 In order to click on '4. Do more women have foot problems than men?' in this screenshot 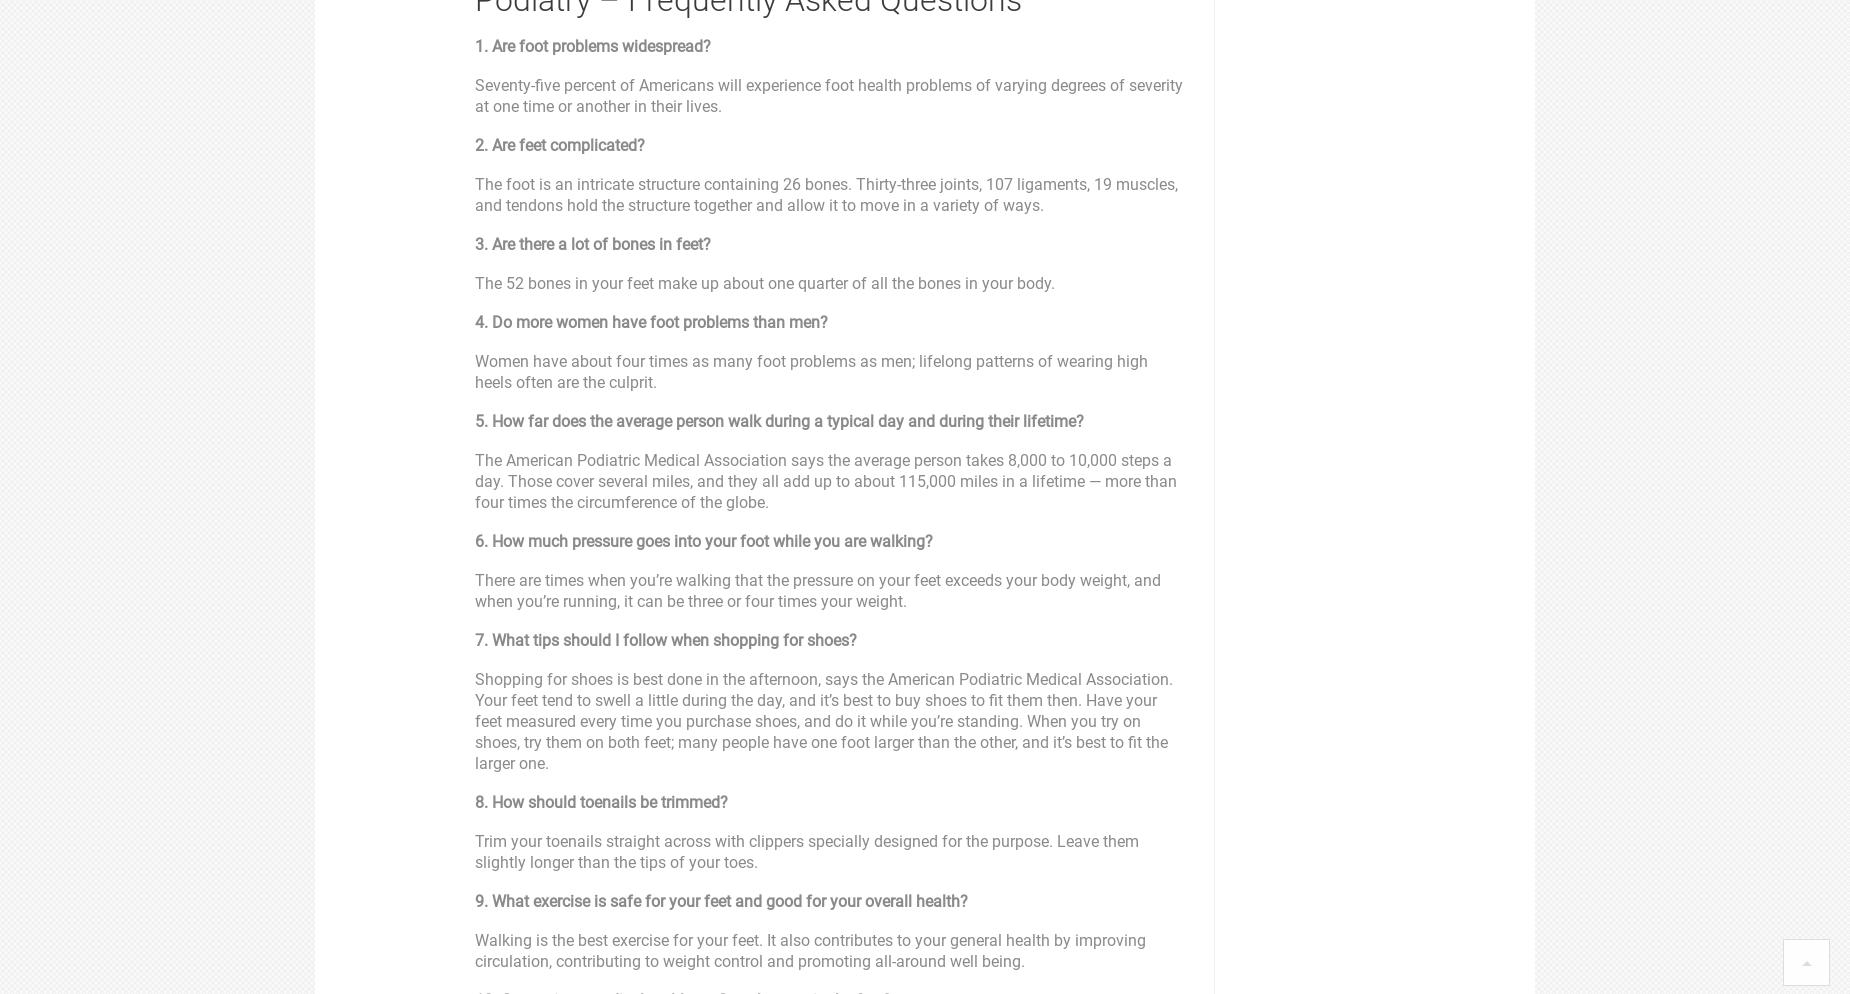, I will do `click(651, 321)`.